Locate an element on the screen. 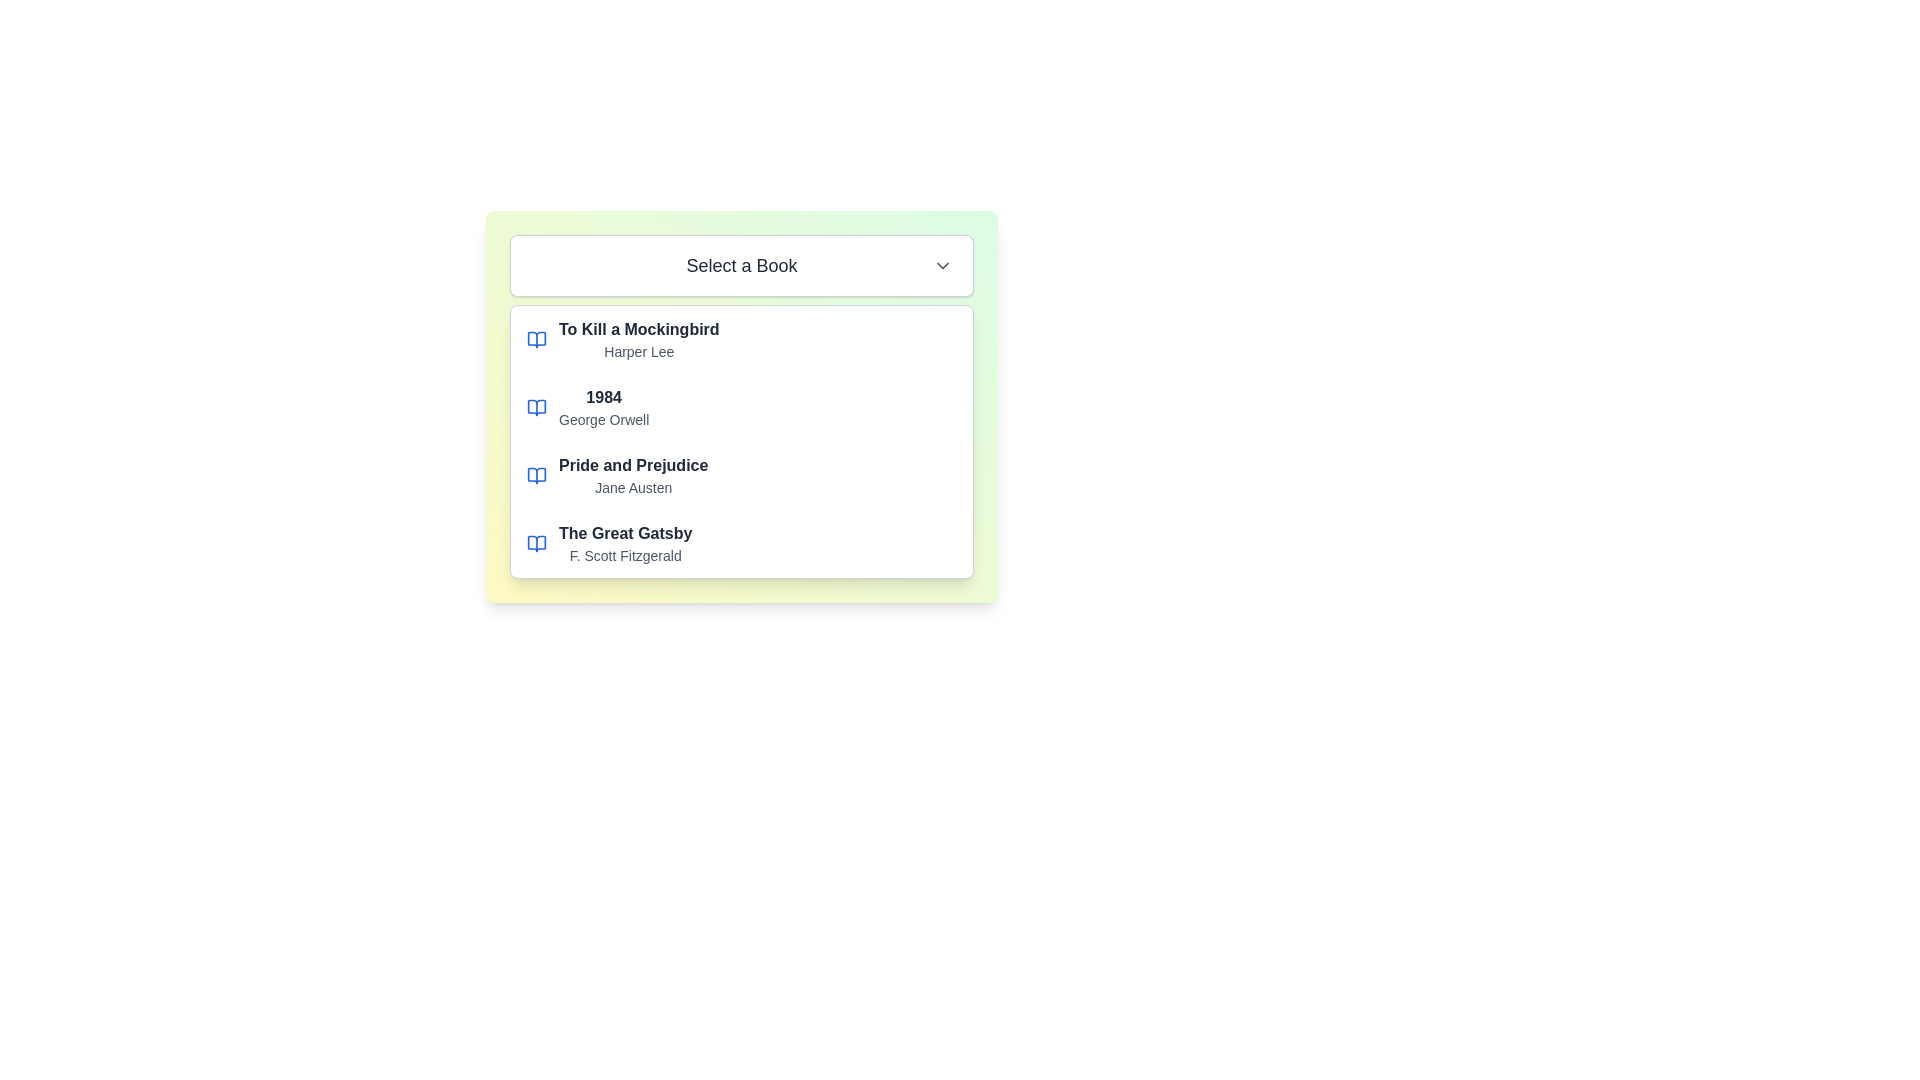 Image resolution: width=1920 pixels, height=1080 pixels. the SVG icon representing an open book, which has a light blue outline, located to the left of the text '1984' on a hoverable card in the list is located at coordinates (537, 407).